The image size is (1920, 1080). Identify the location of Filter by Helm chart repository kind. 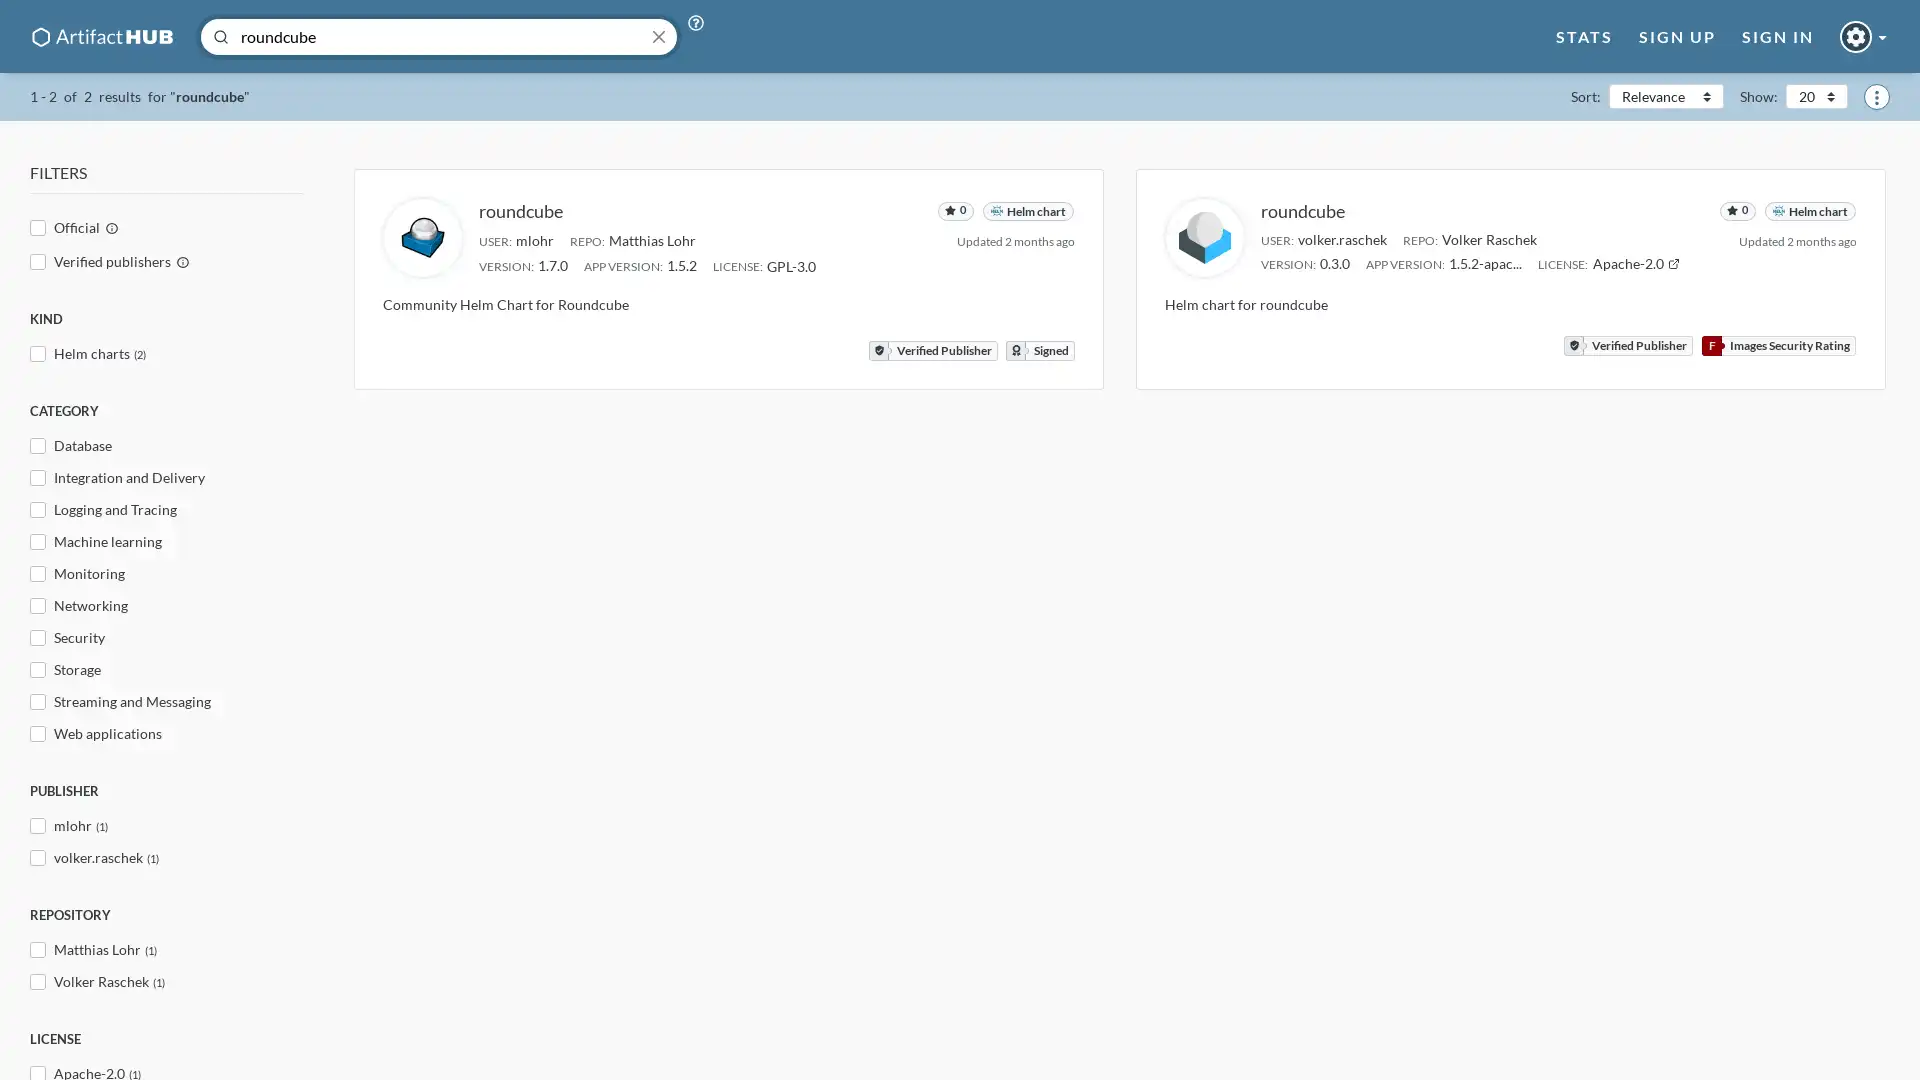
(1809, 211).